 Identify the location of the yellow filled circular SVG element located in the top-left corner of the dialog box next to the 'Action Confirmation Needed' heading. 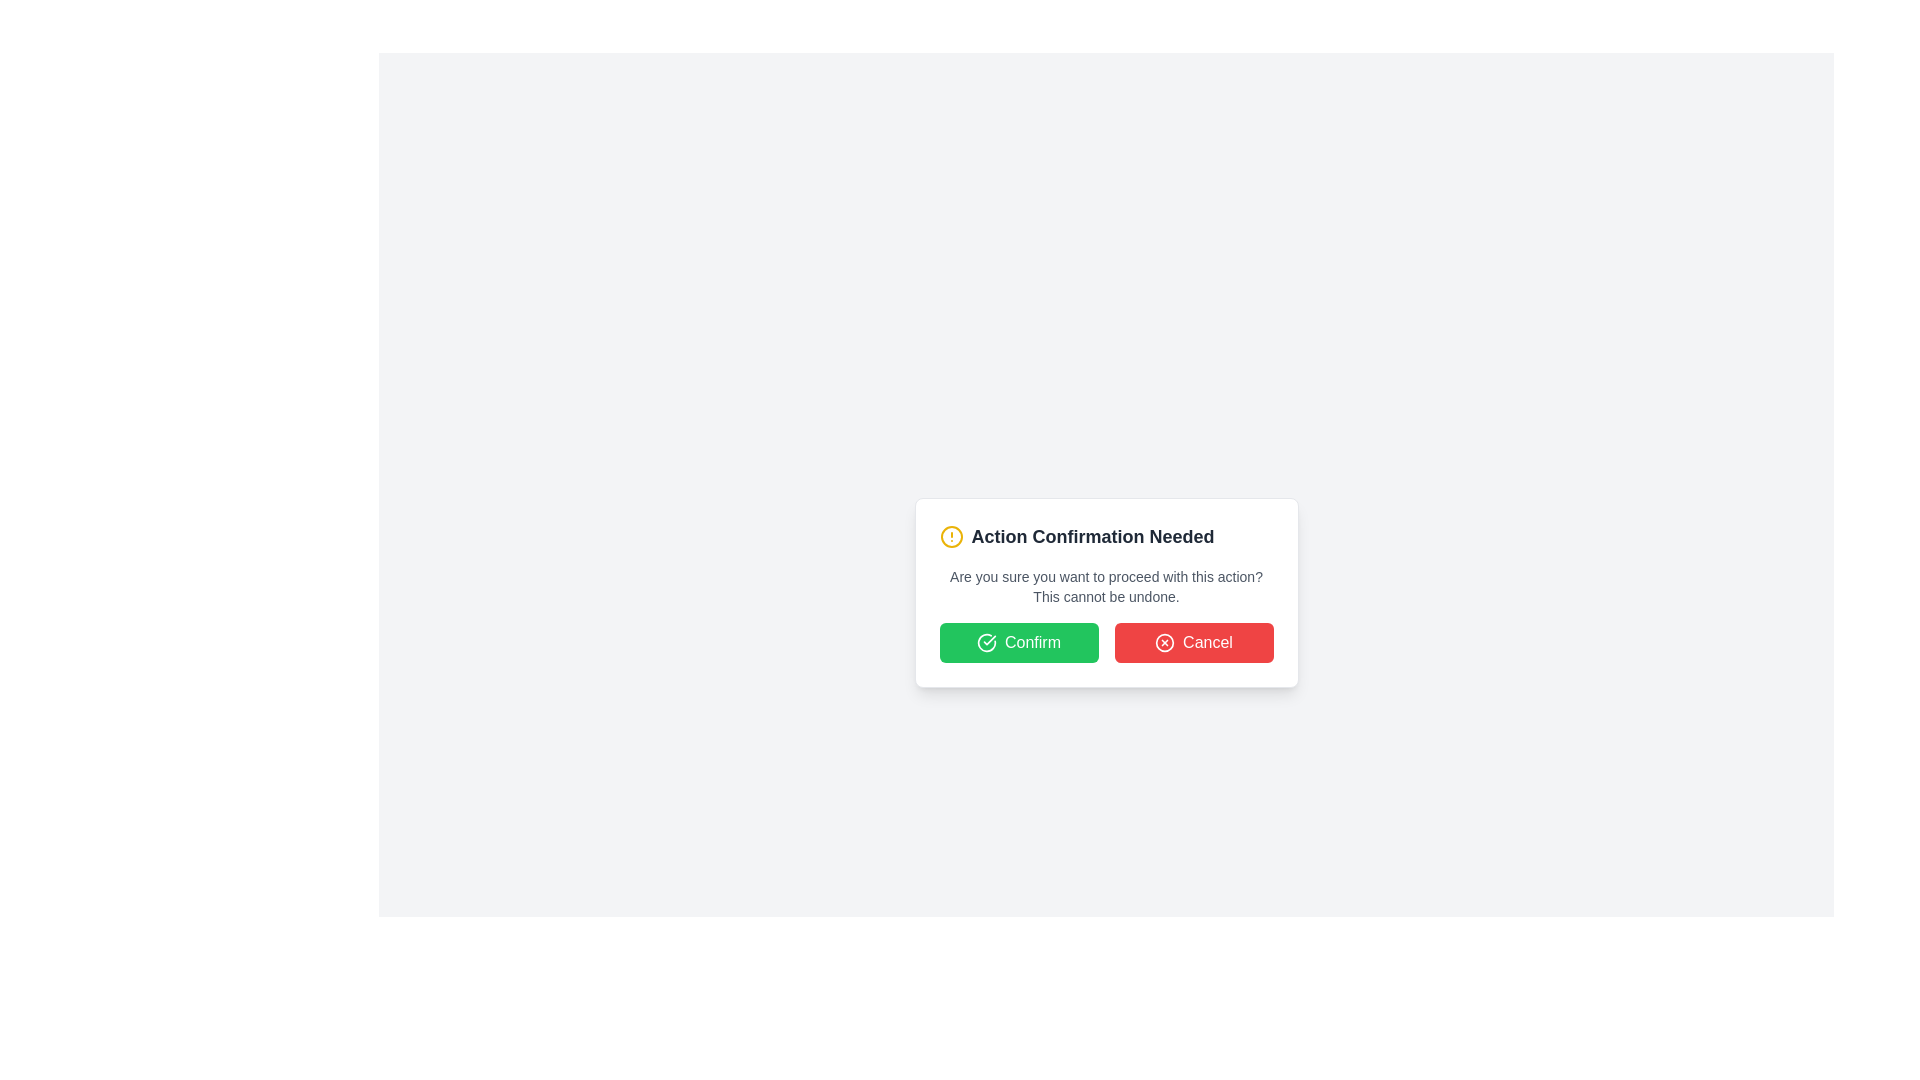
(950, 535).